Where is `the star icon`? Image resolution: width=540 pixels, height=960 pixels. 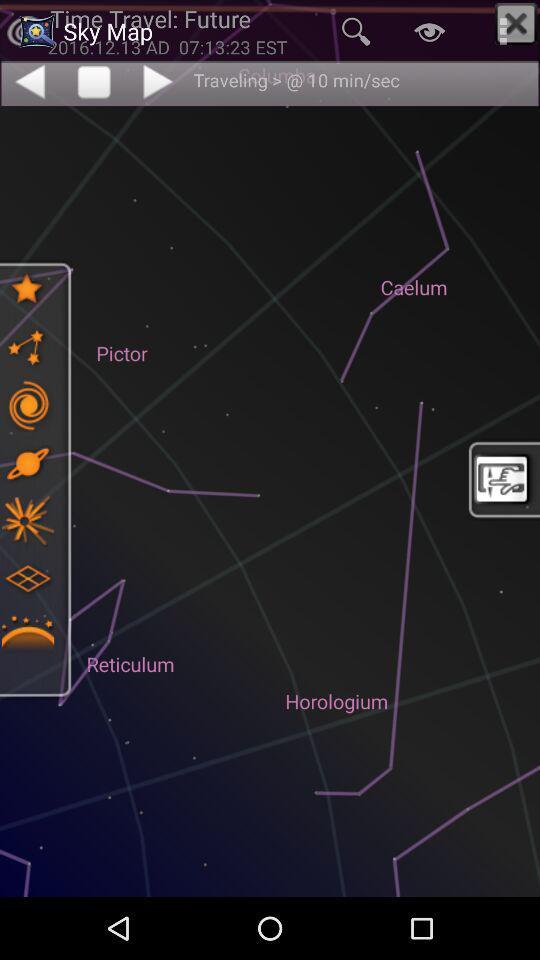
the star icon is located at coordinates (26, 288).